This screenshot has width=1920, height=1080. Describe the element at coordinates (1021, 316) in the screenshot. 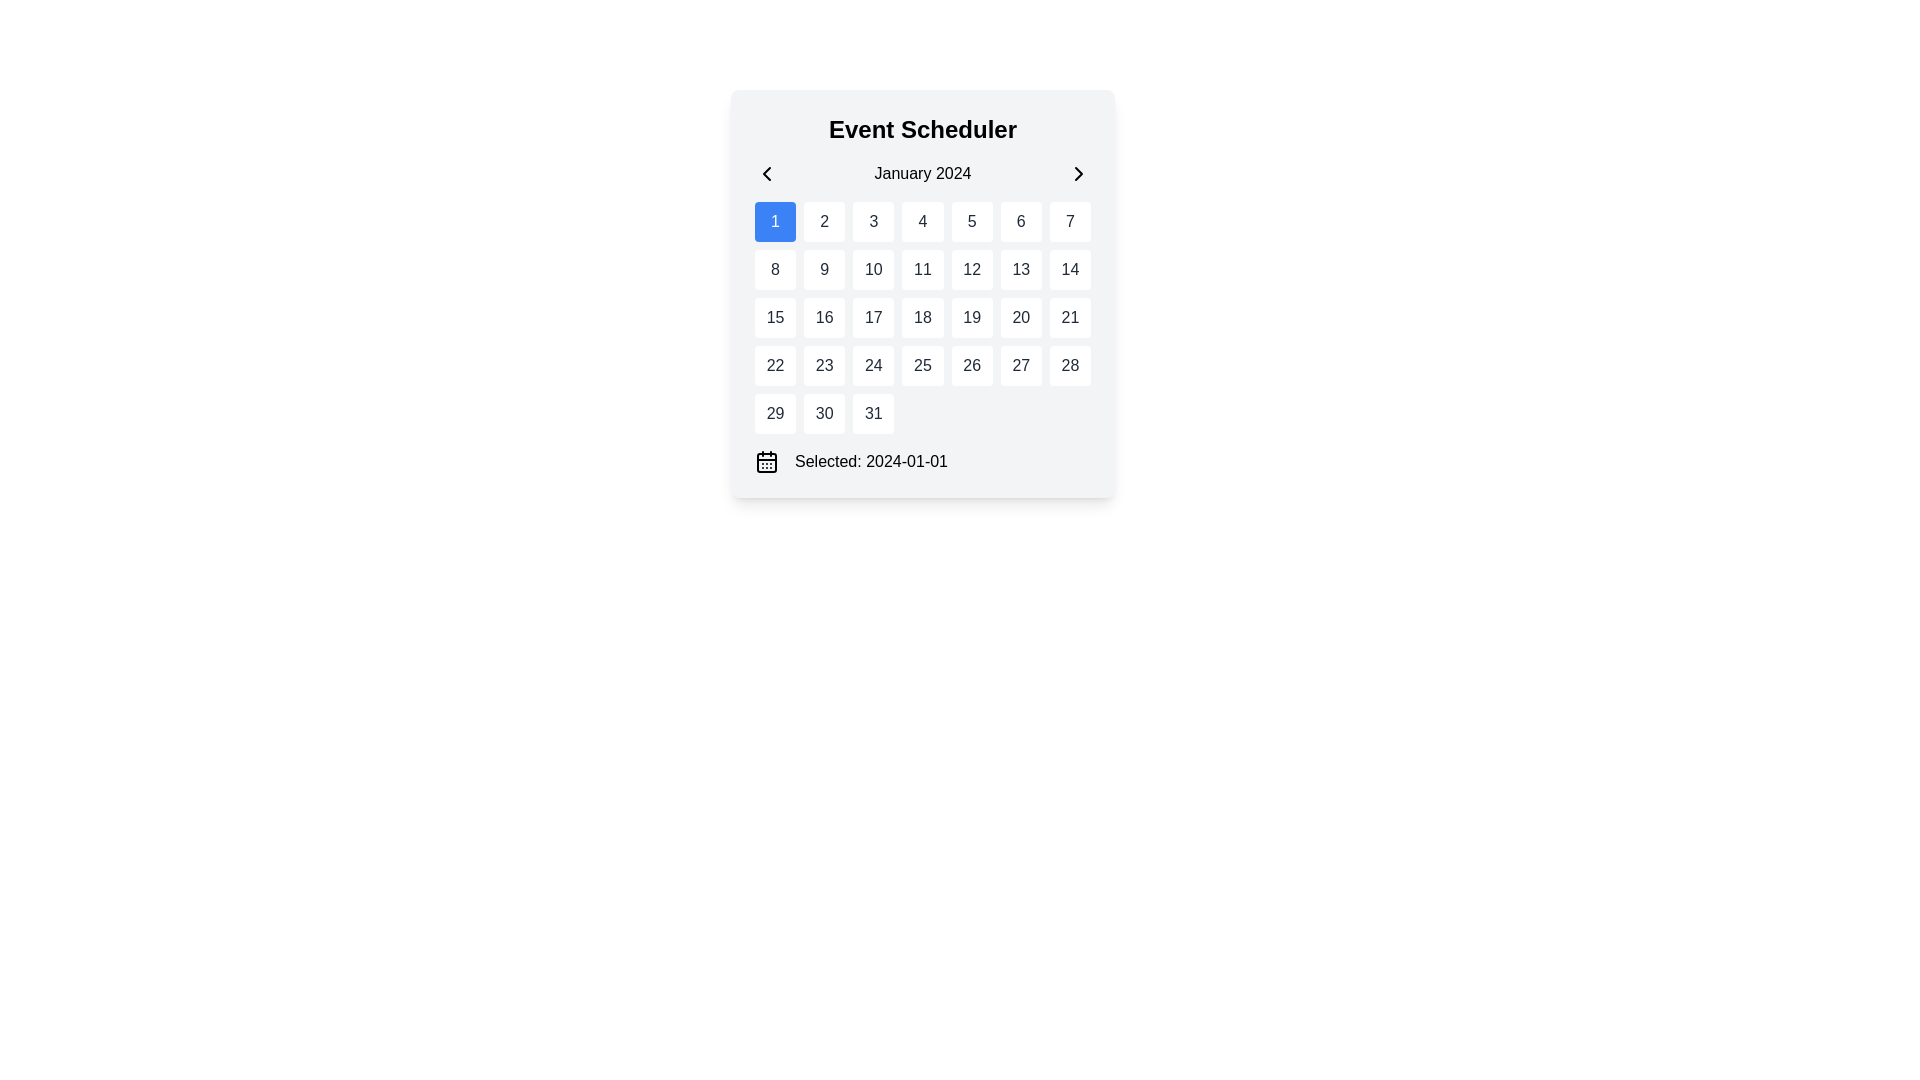

I see `the button labeled '20' in the calendar grid` at that location.